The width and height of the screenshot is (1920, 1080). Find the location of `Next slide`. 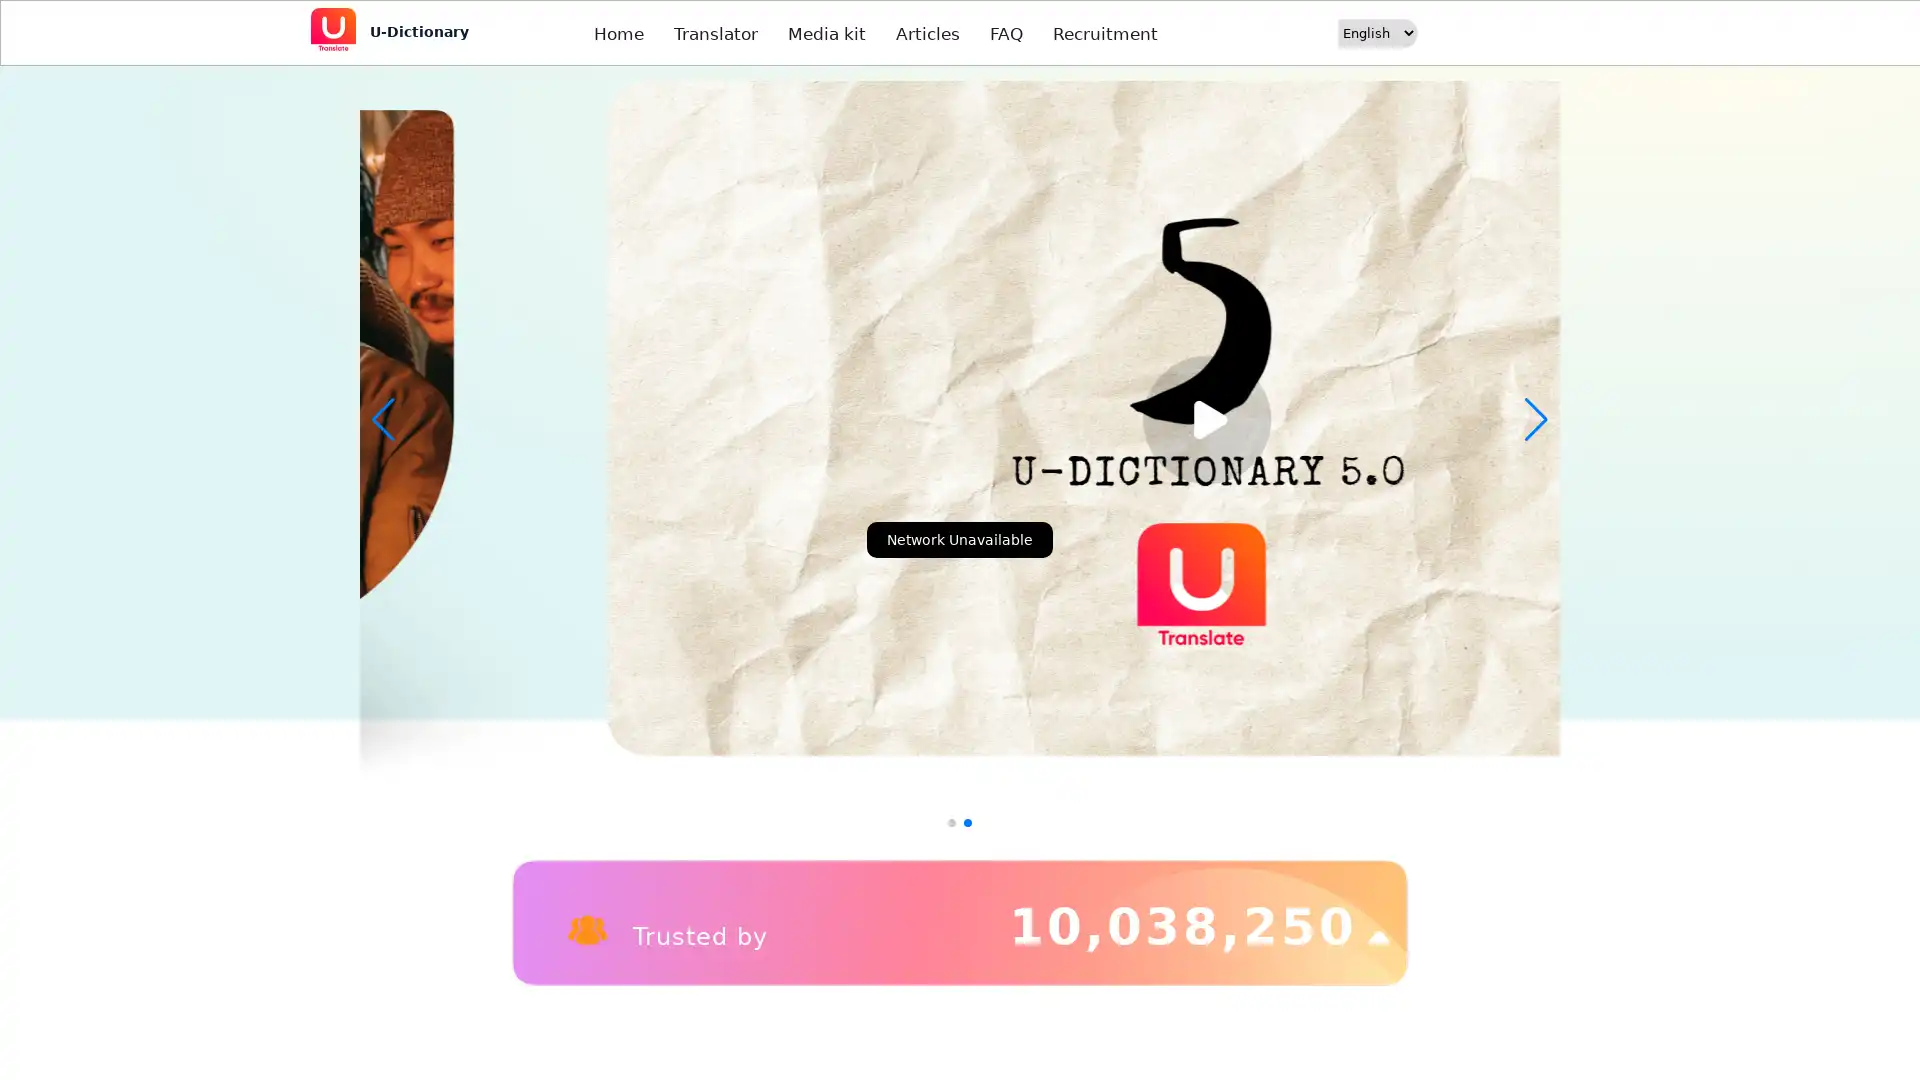

Next slide is located at coordinates (1535, 419).